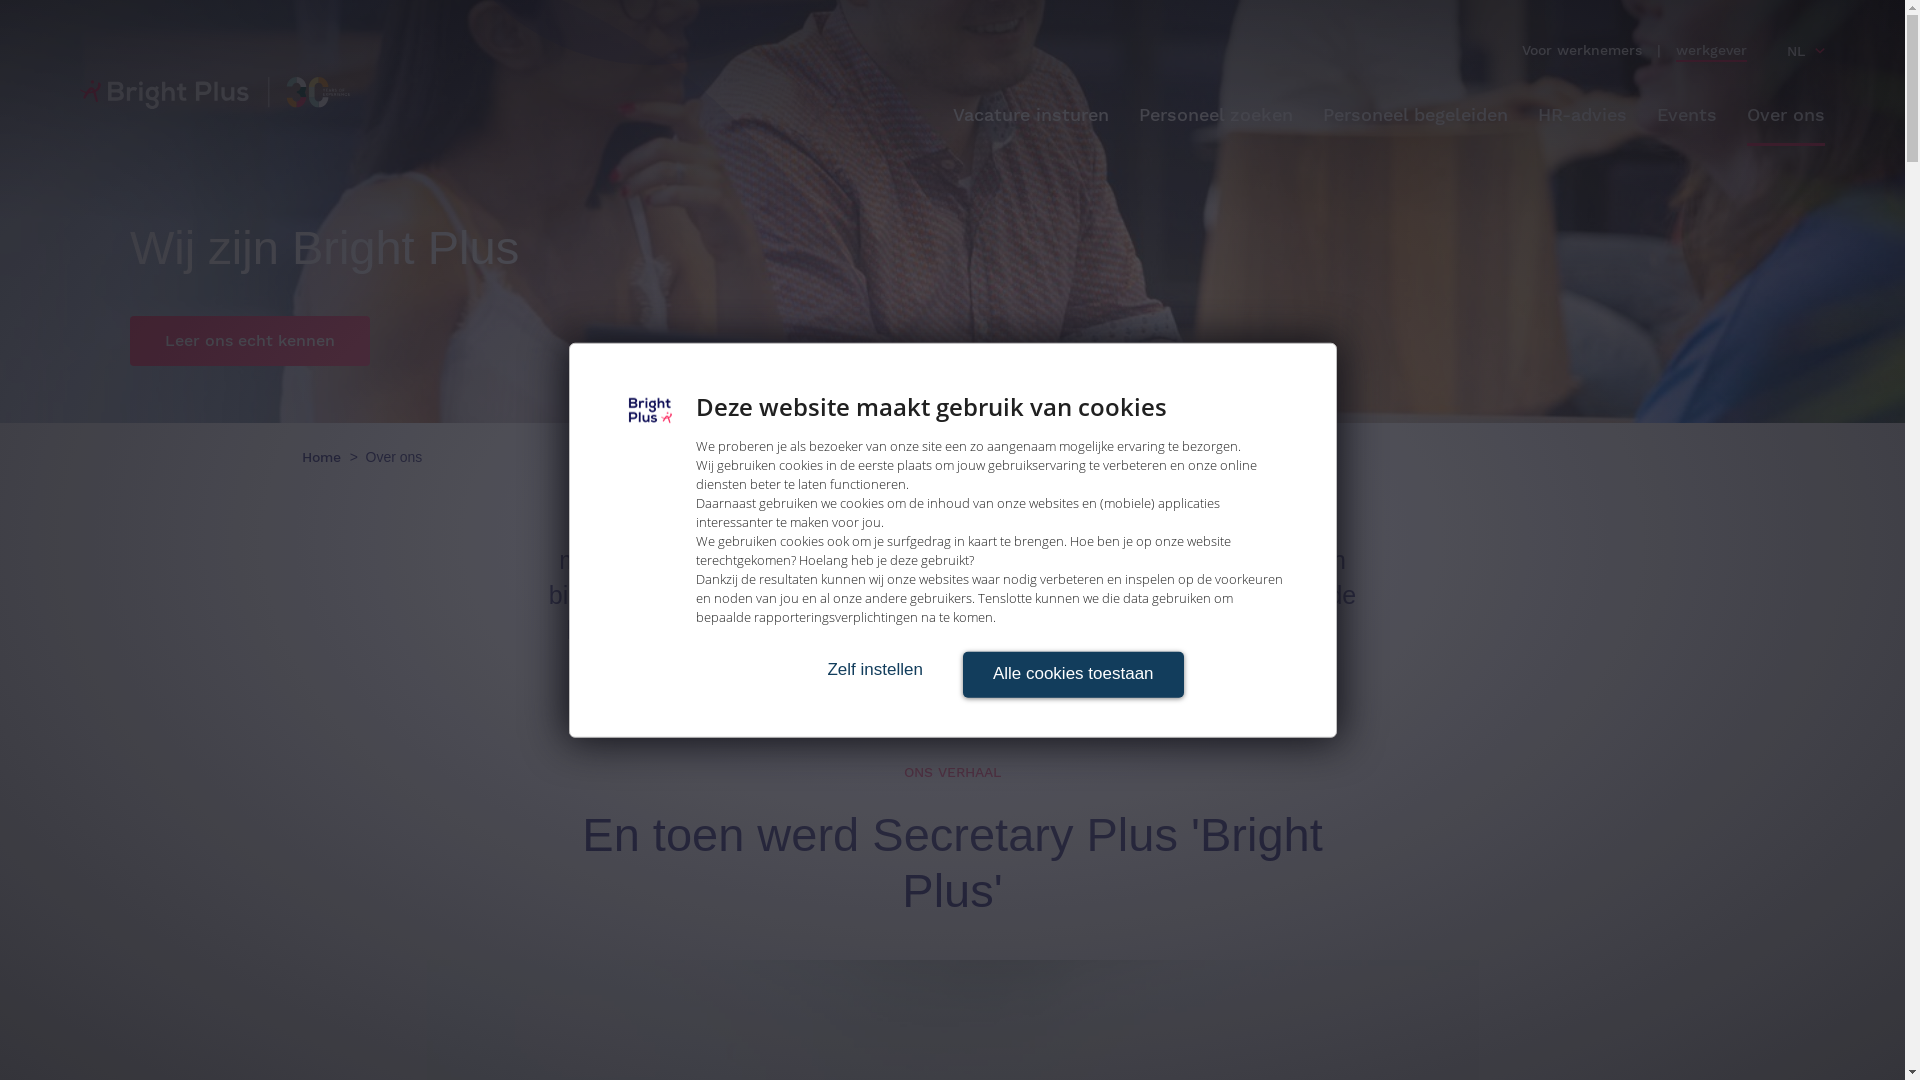  What do you see at coordinates (1581, 115) in the screenshot?
I see `'HR-advies'` at bounding box center [1581, 115].